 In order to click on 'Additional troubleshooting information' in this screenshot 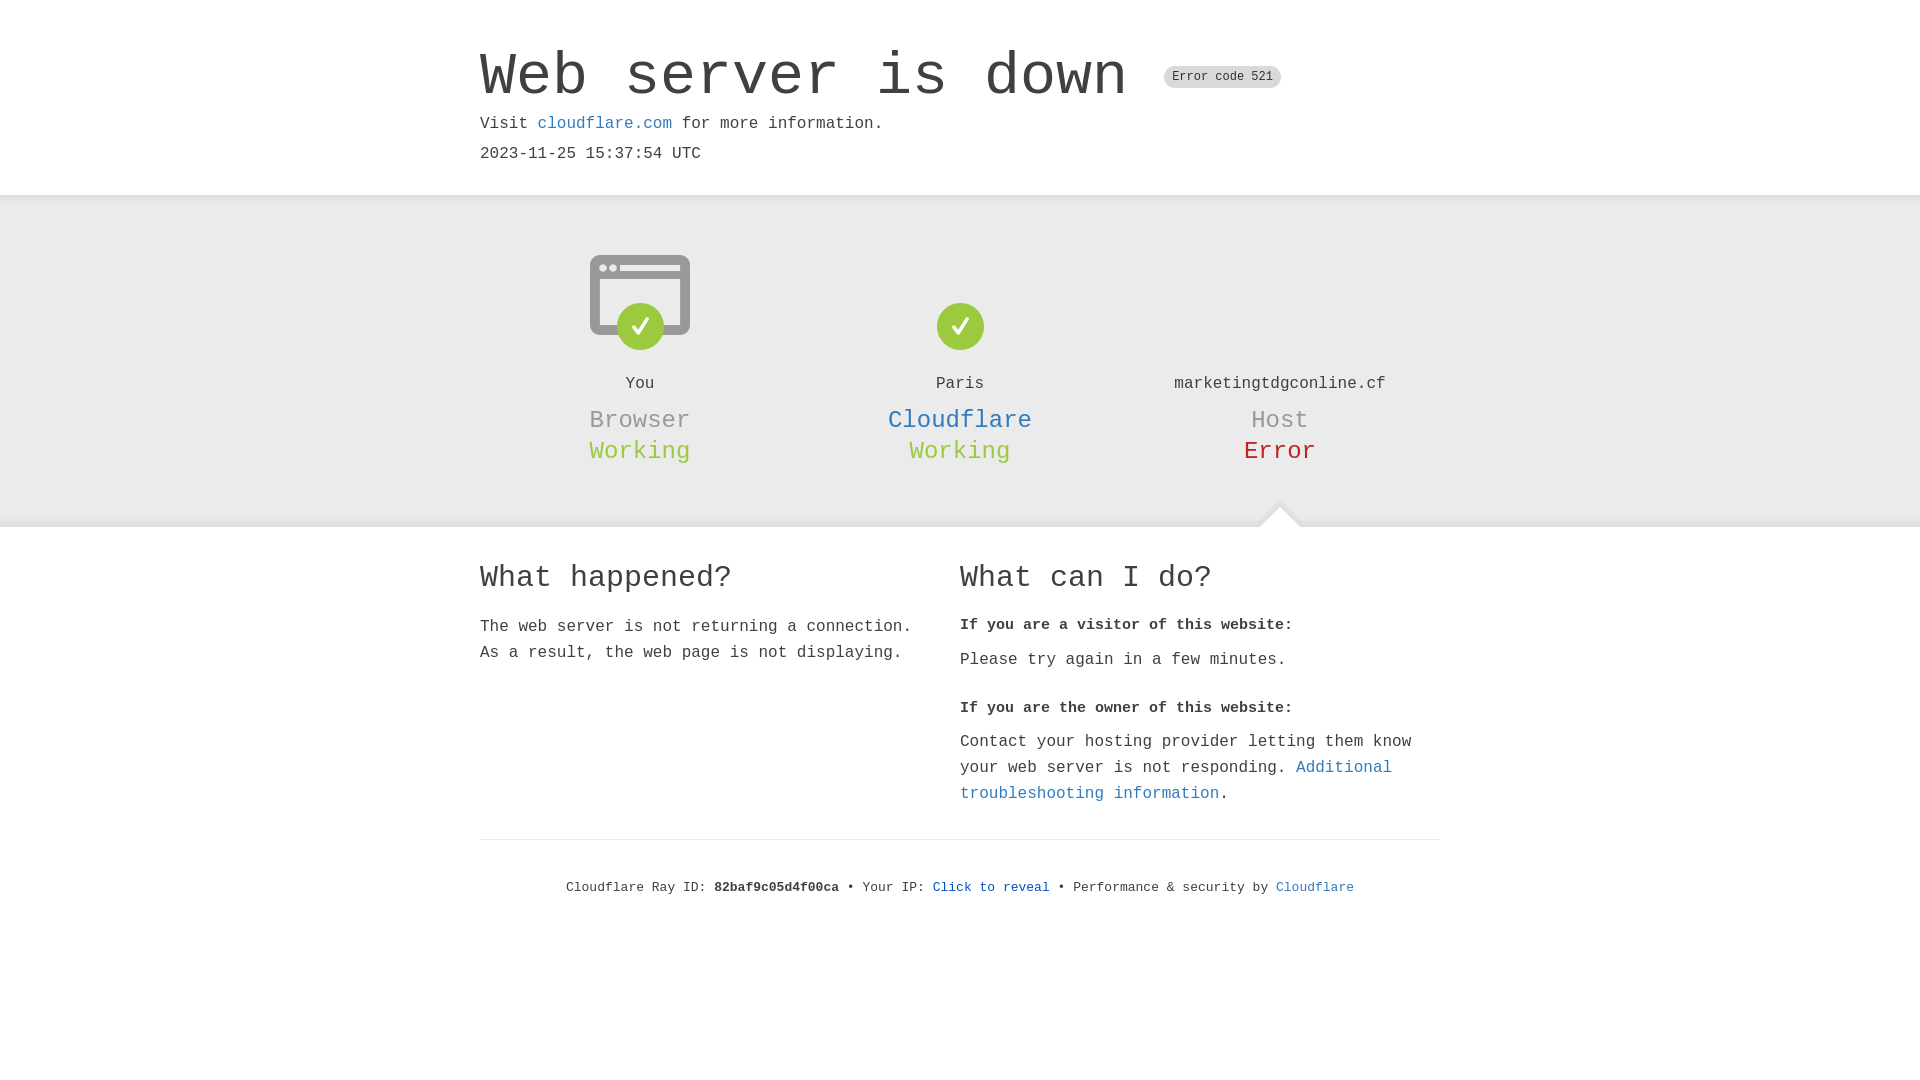, I will do `click(1176, 779)`.